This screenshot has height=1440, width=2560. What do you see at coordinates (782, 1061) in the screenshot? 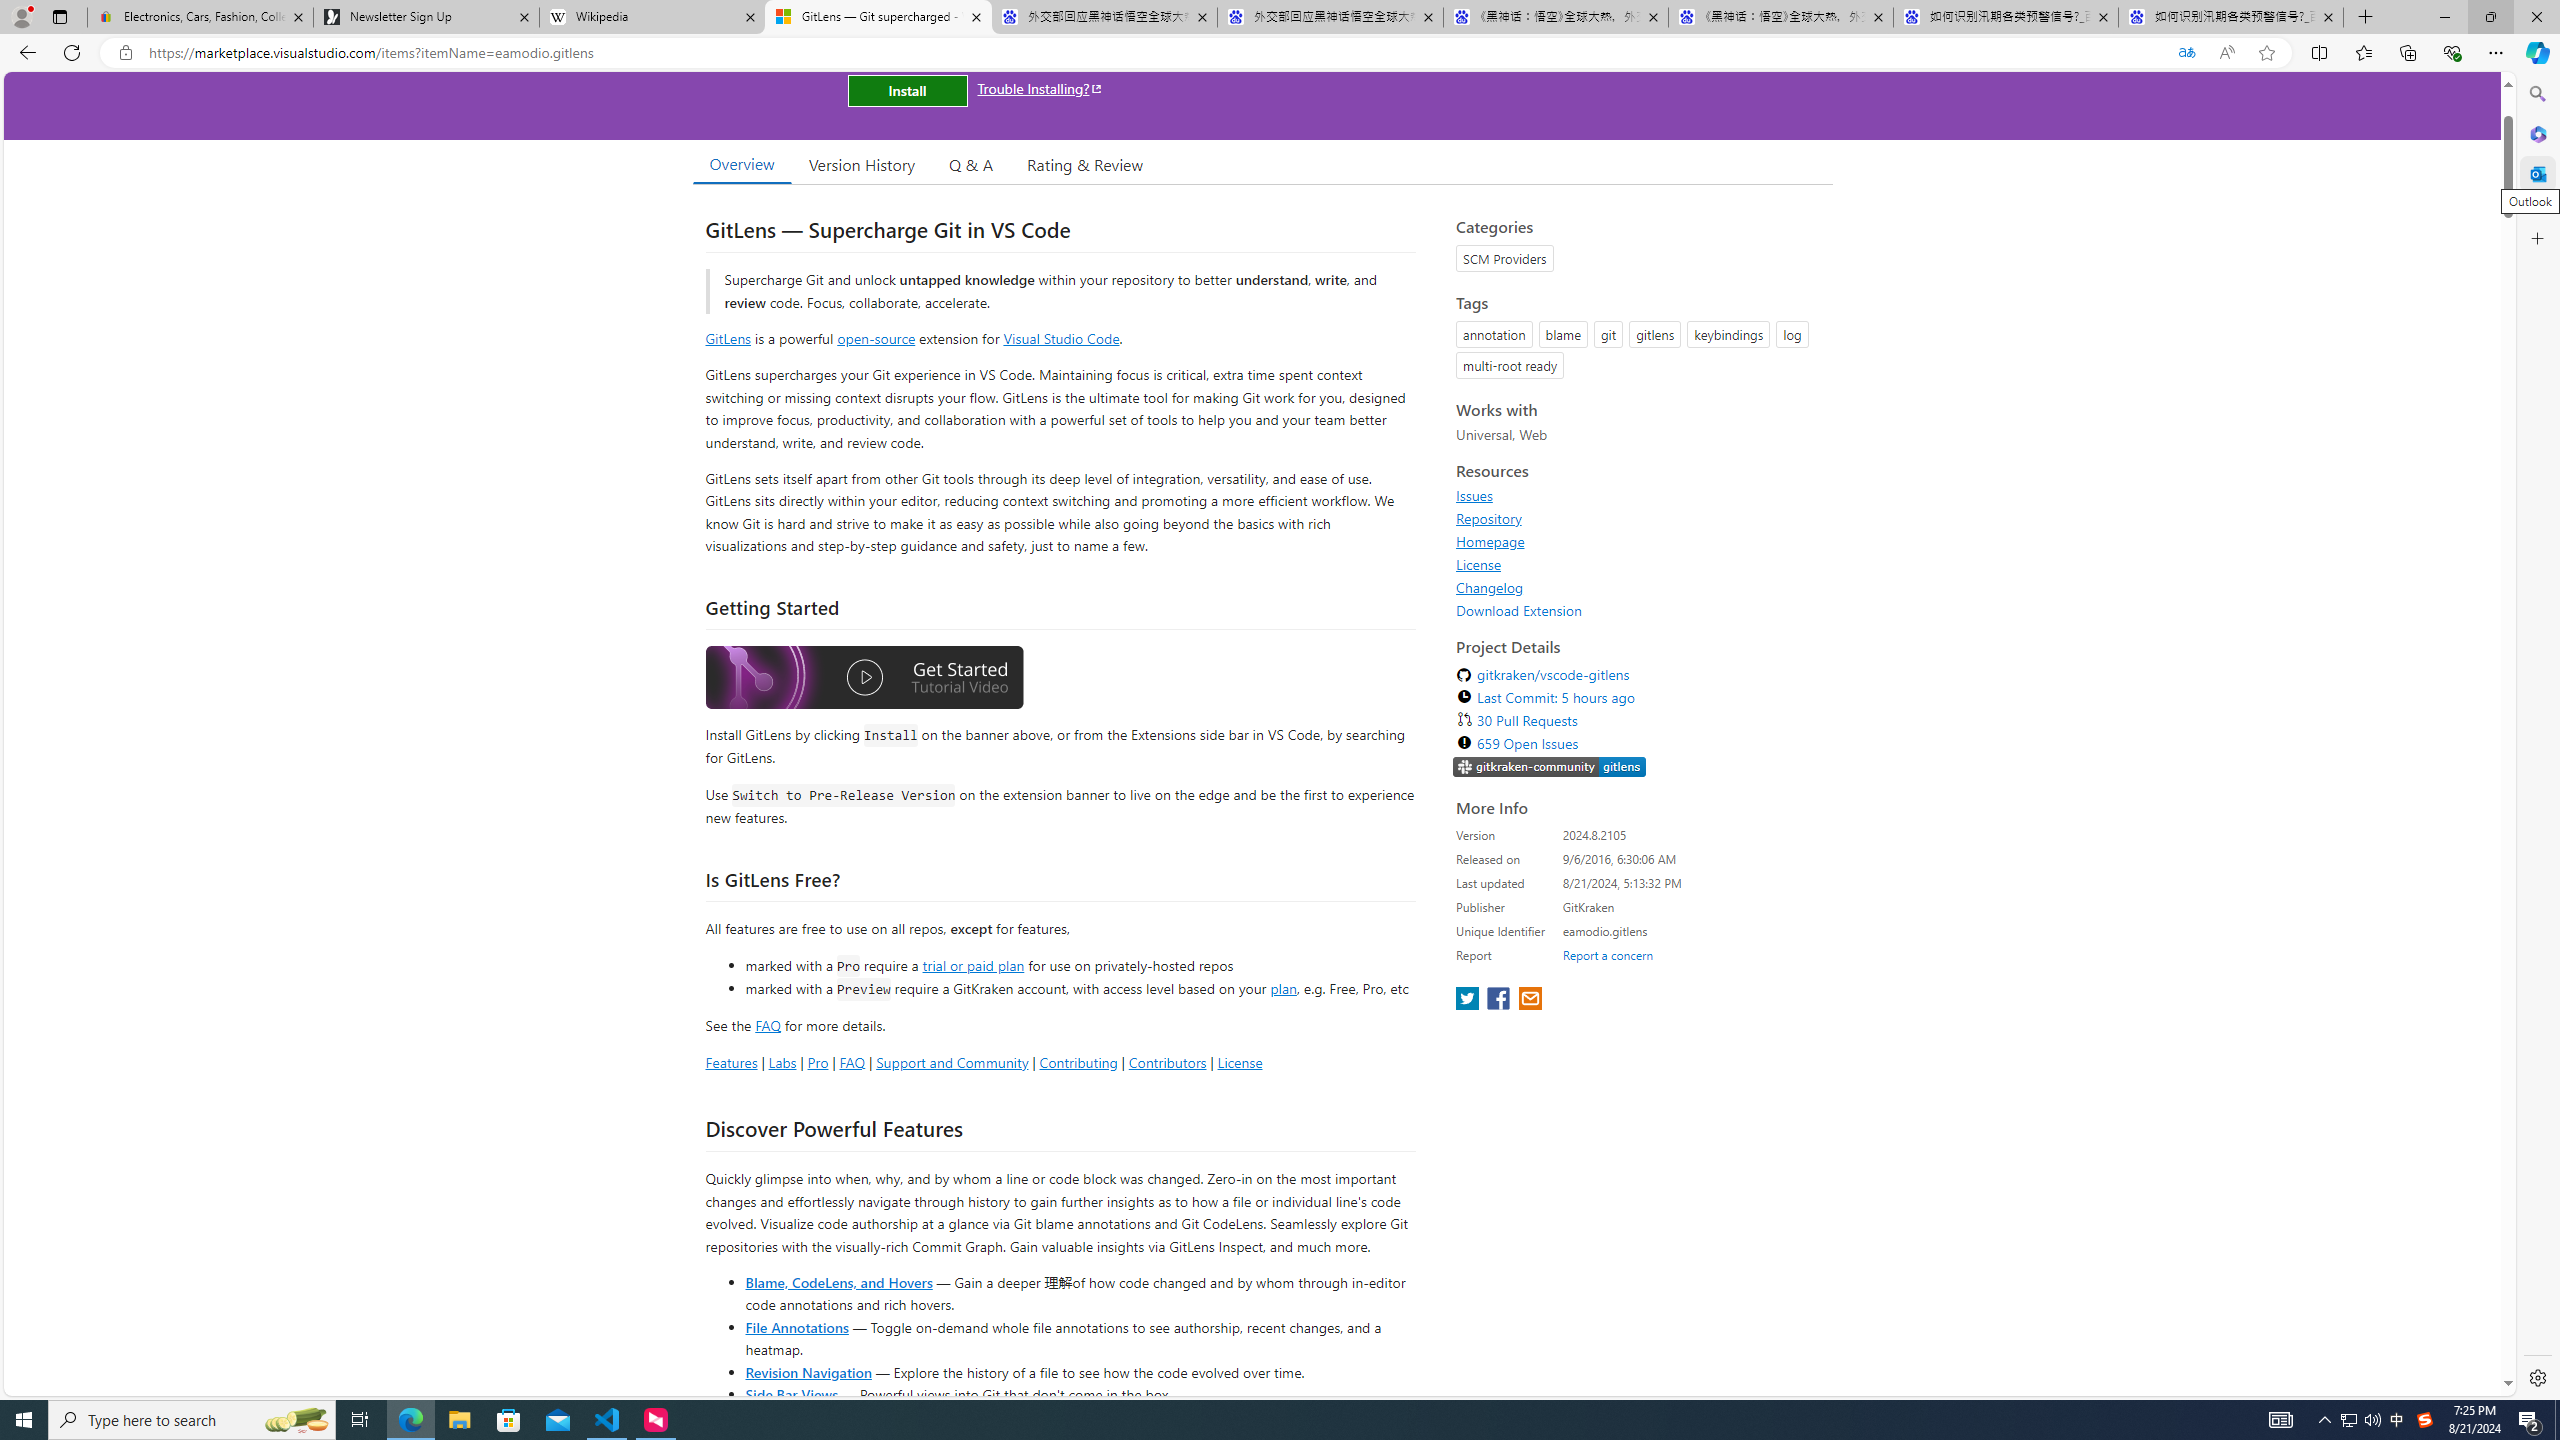
I see `'Labs'` at bounding box center [782, 1061].